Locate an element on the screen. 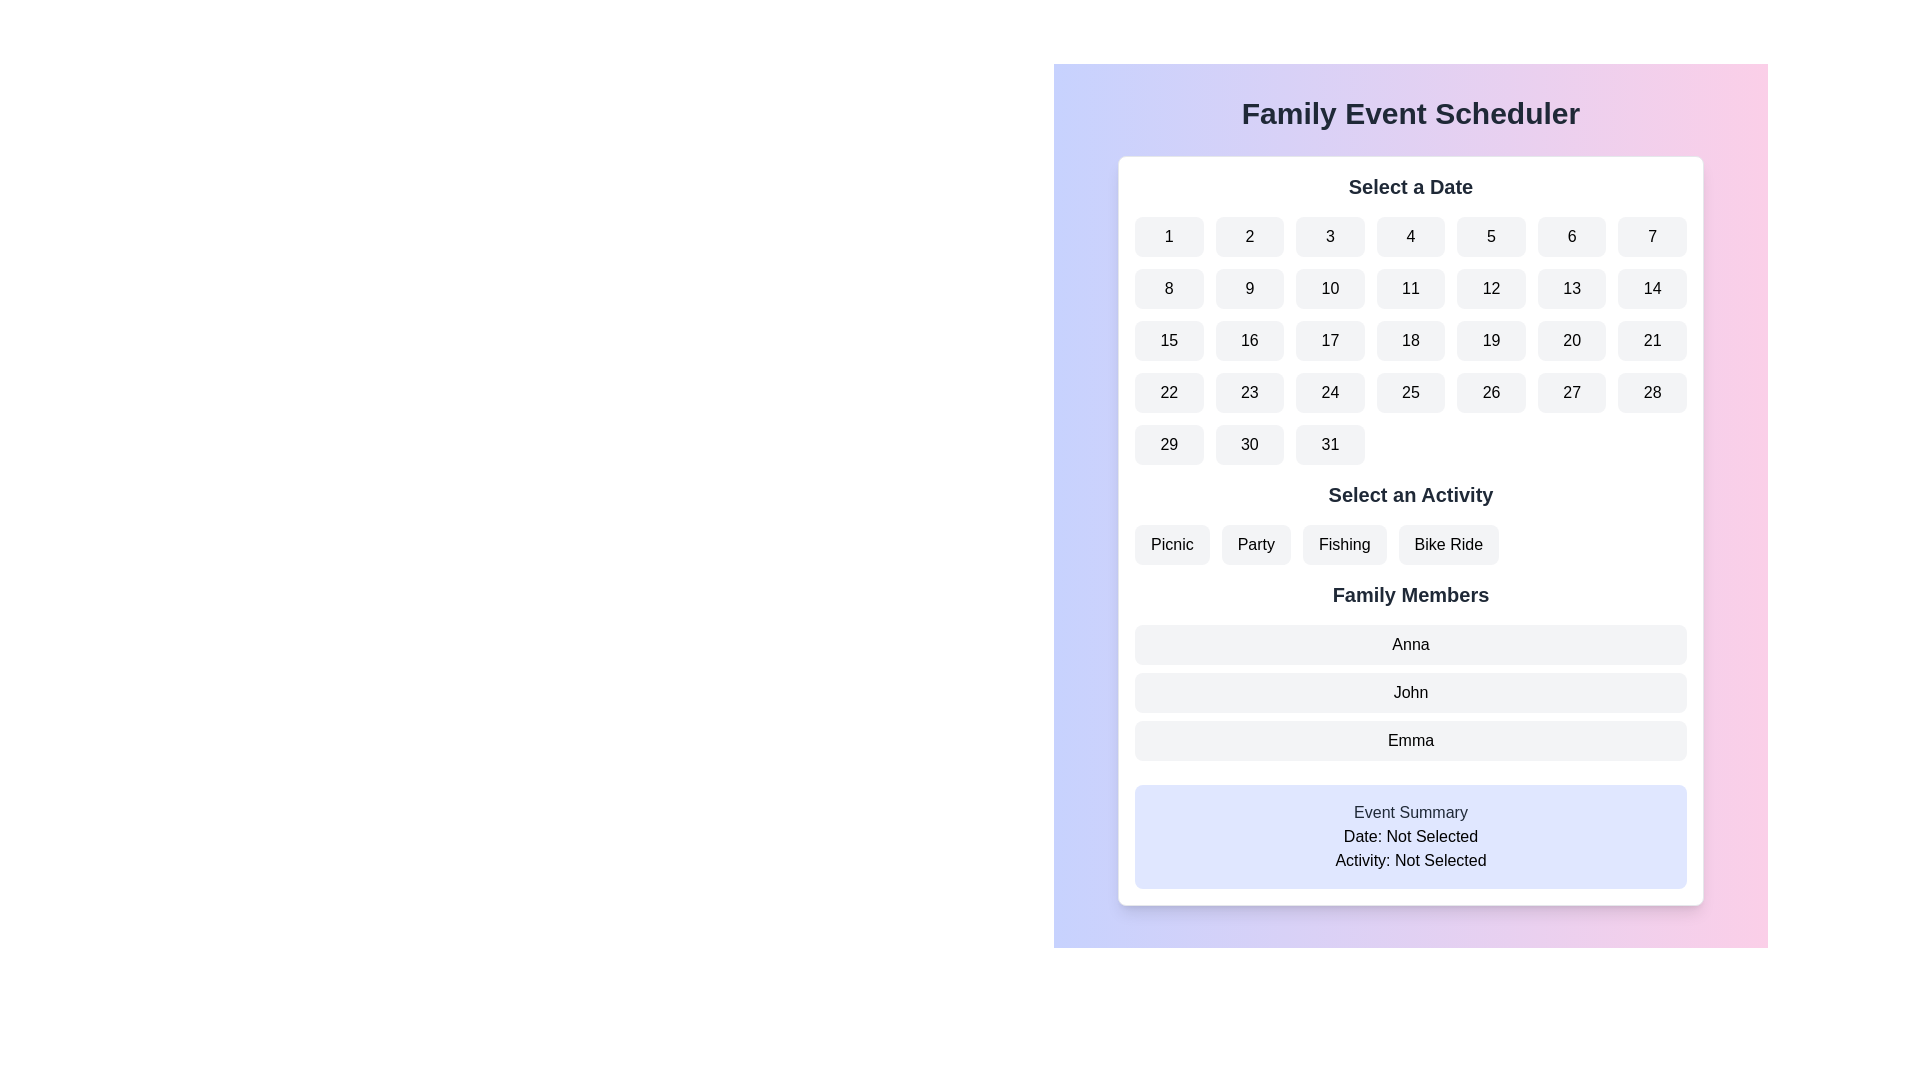  the button in the seventh column of the third row that allows the user is located at coordinates (1652, 339).